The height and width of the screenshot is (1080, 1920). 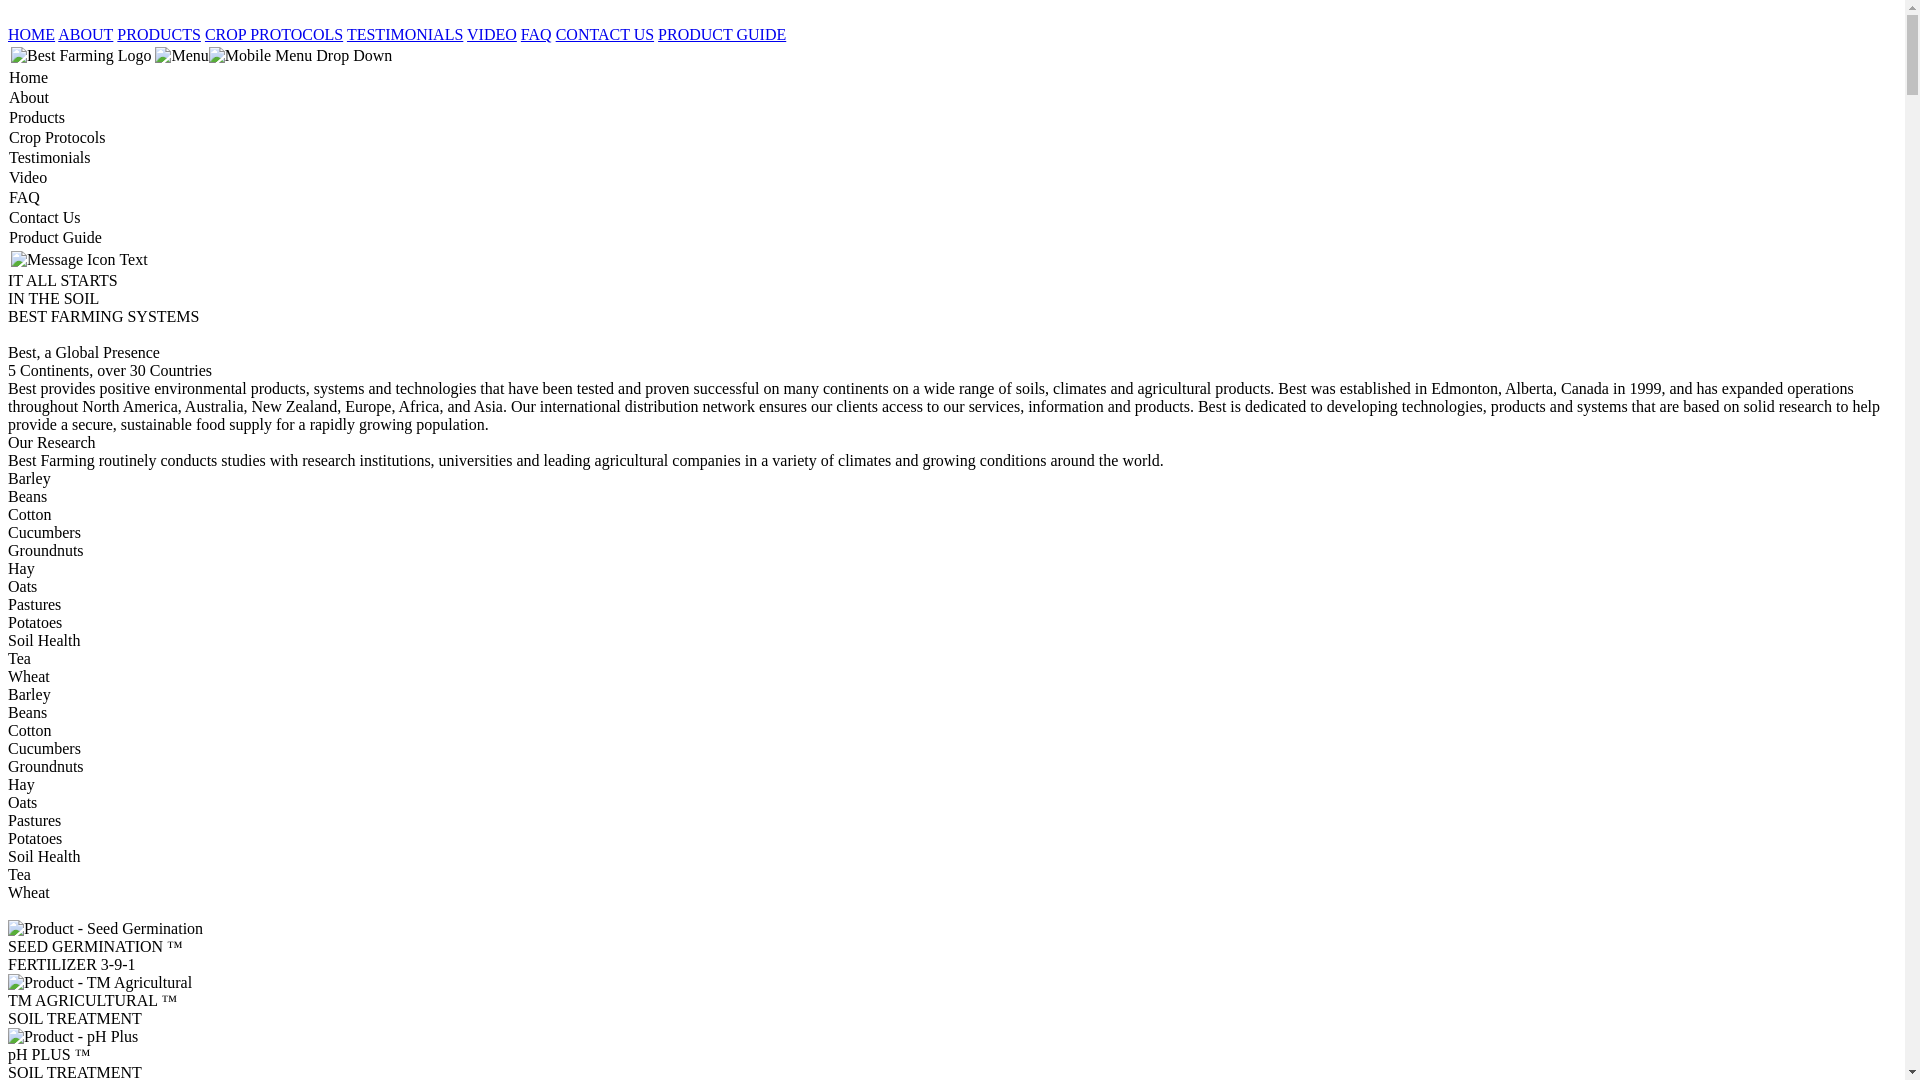 I want to click on 'PRODUCT GUIDE', so click(x=720, y=34).